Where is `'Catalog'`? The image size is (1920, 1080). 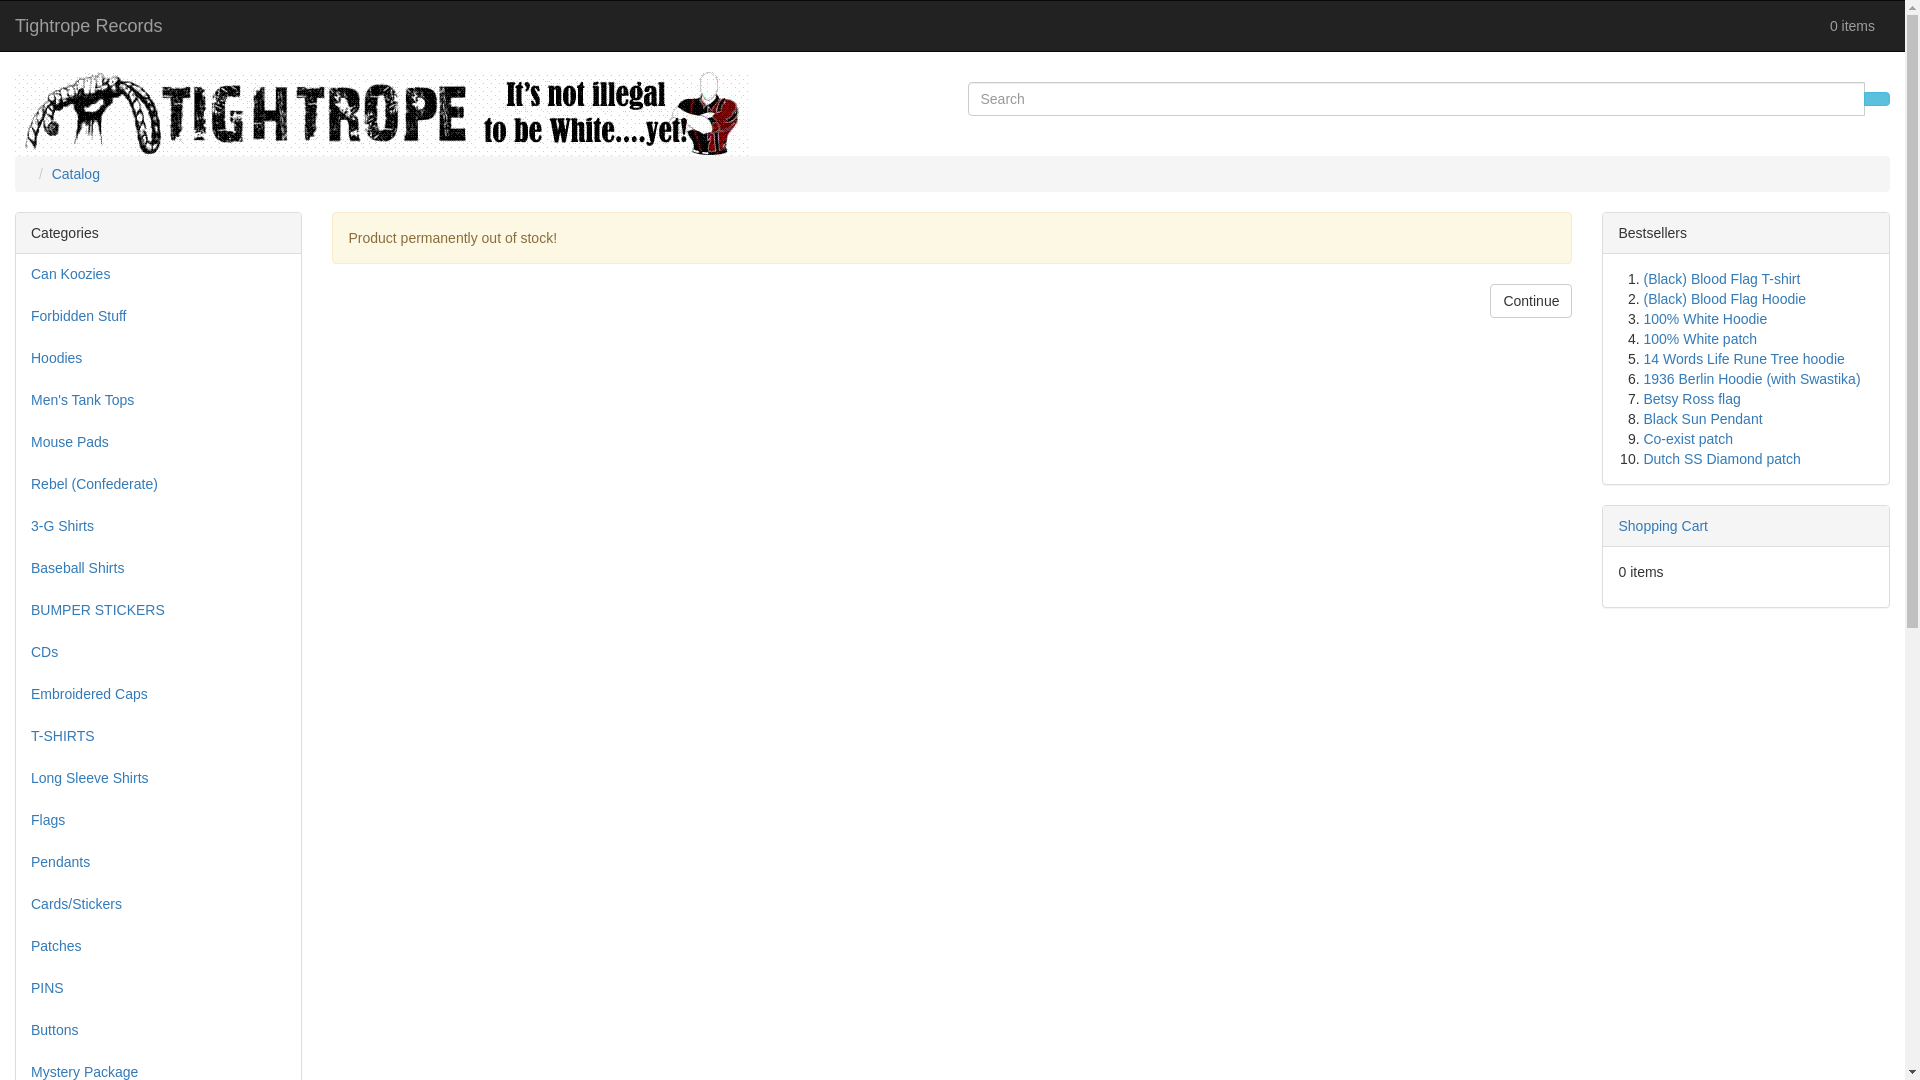 'Catalog' is located at coordinates (76, 172).